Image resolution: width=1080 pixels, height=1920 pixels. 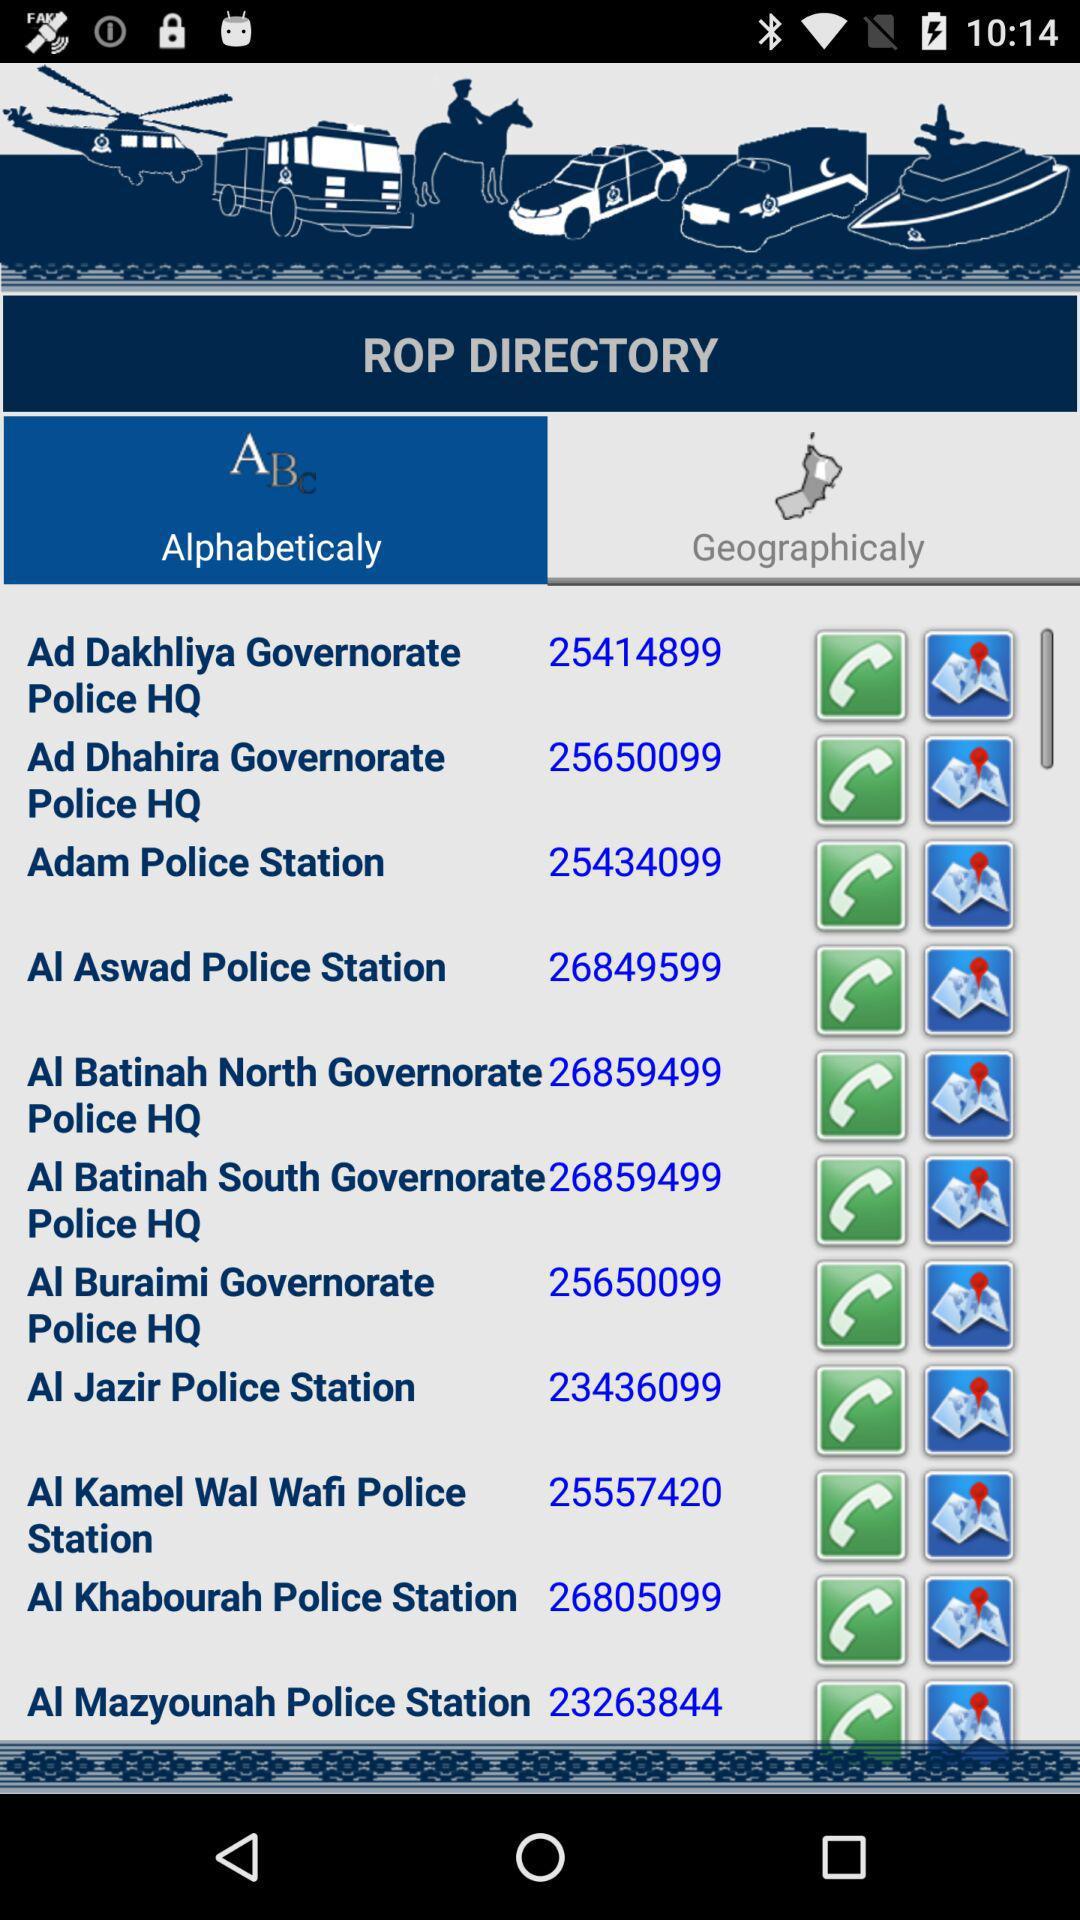 What do you see at coordinates (859, 991) in the screenshot?
I see `call option` at bounding box center [859, 991].